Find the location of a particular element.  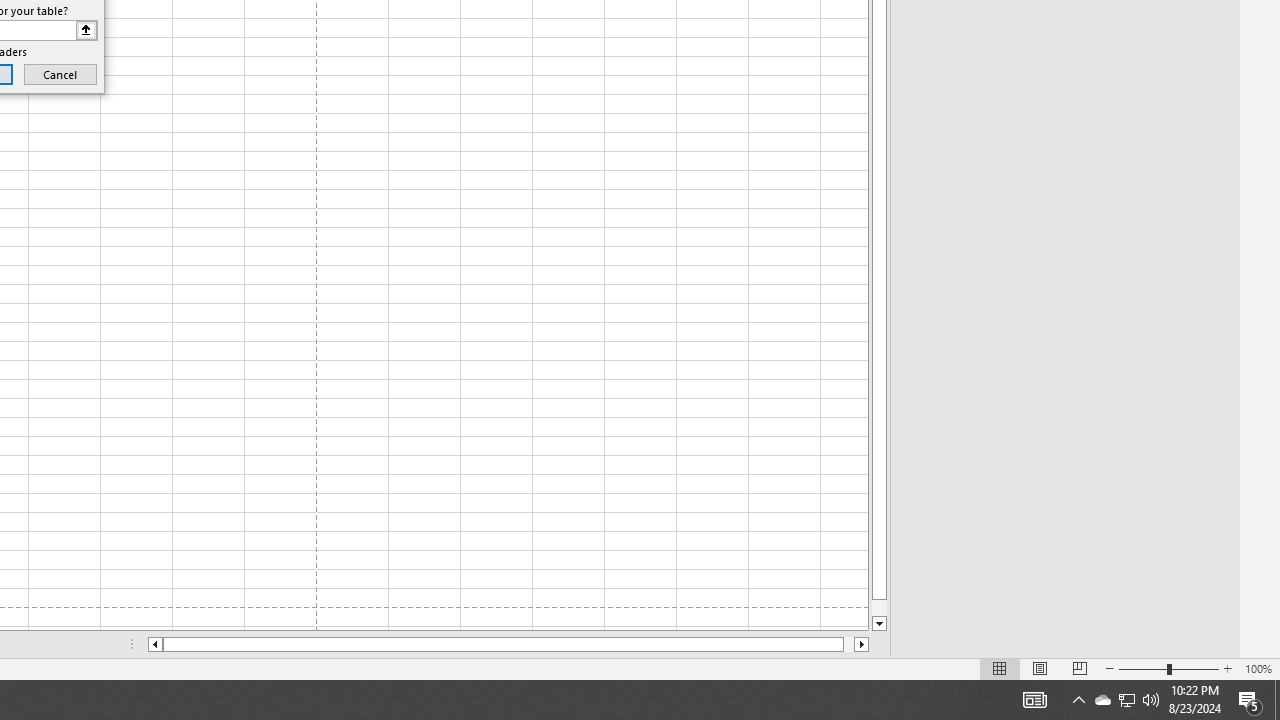

'Normal' is located at coordinates (1000, 669).